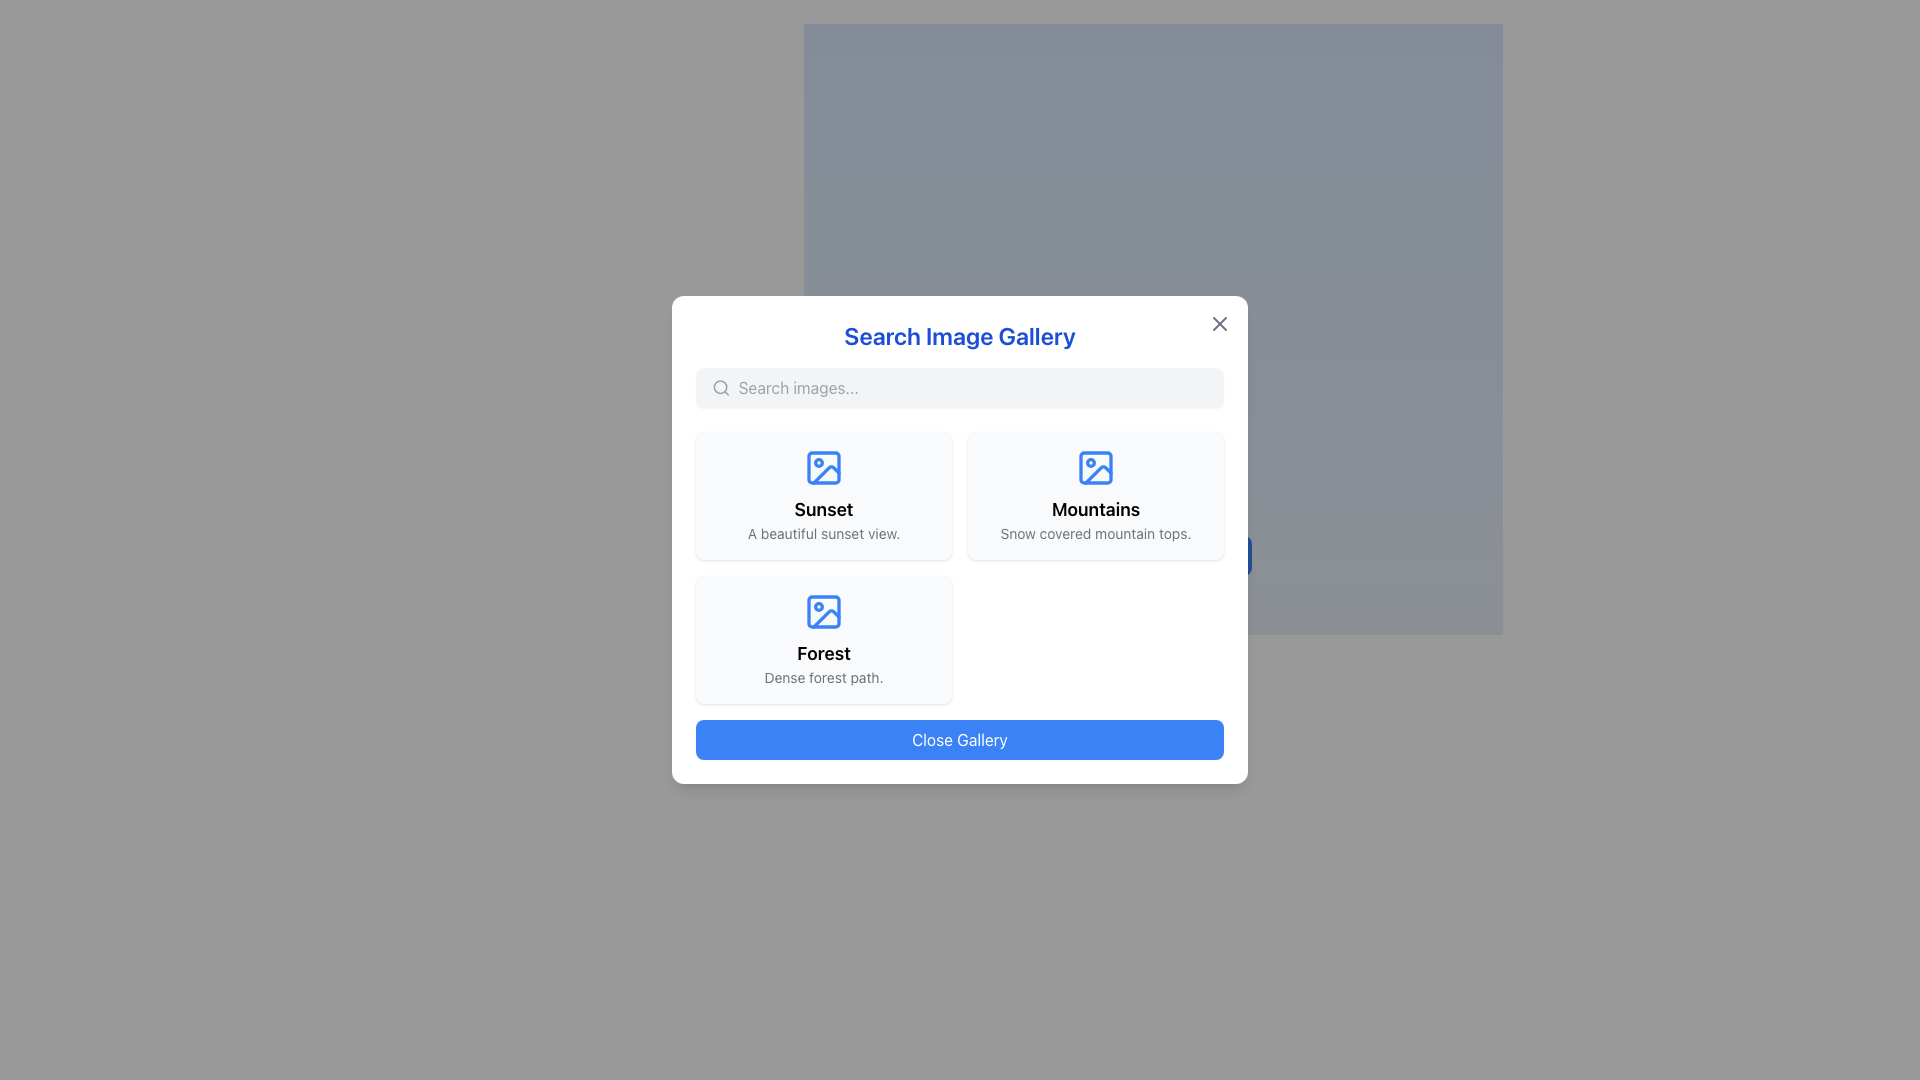  I want to click on the 'Mountains' icon in the top-center of the card within the 'Search Image Gallery' modal, so click(1094, 467).